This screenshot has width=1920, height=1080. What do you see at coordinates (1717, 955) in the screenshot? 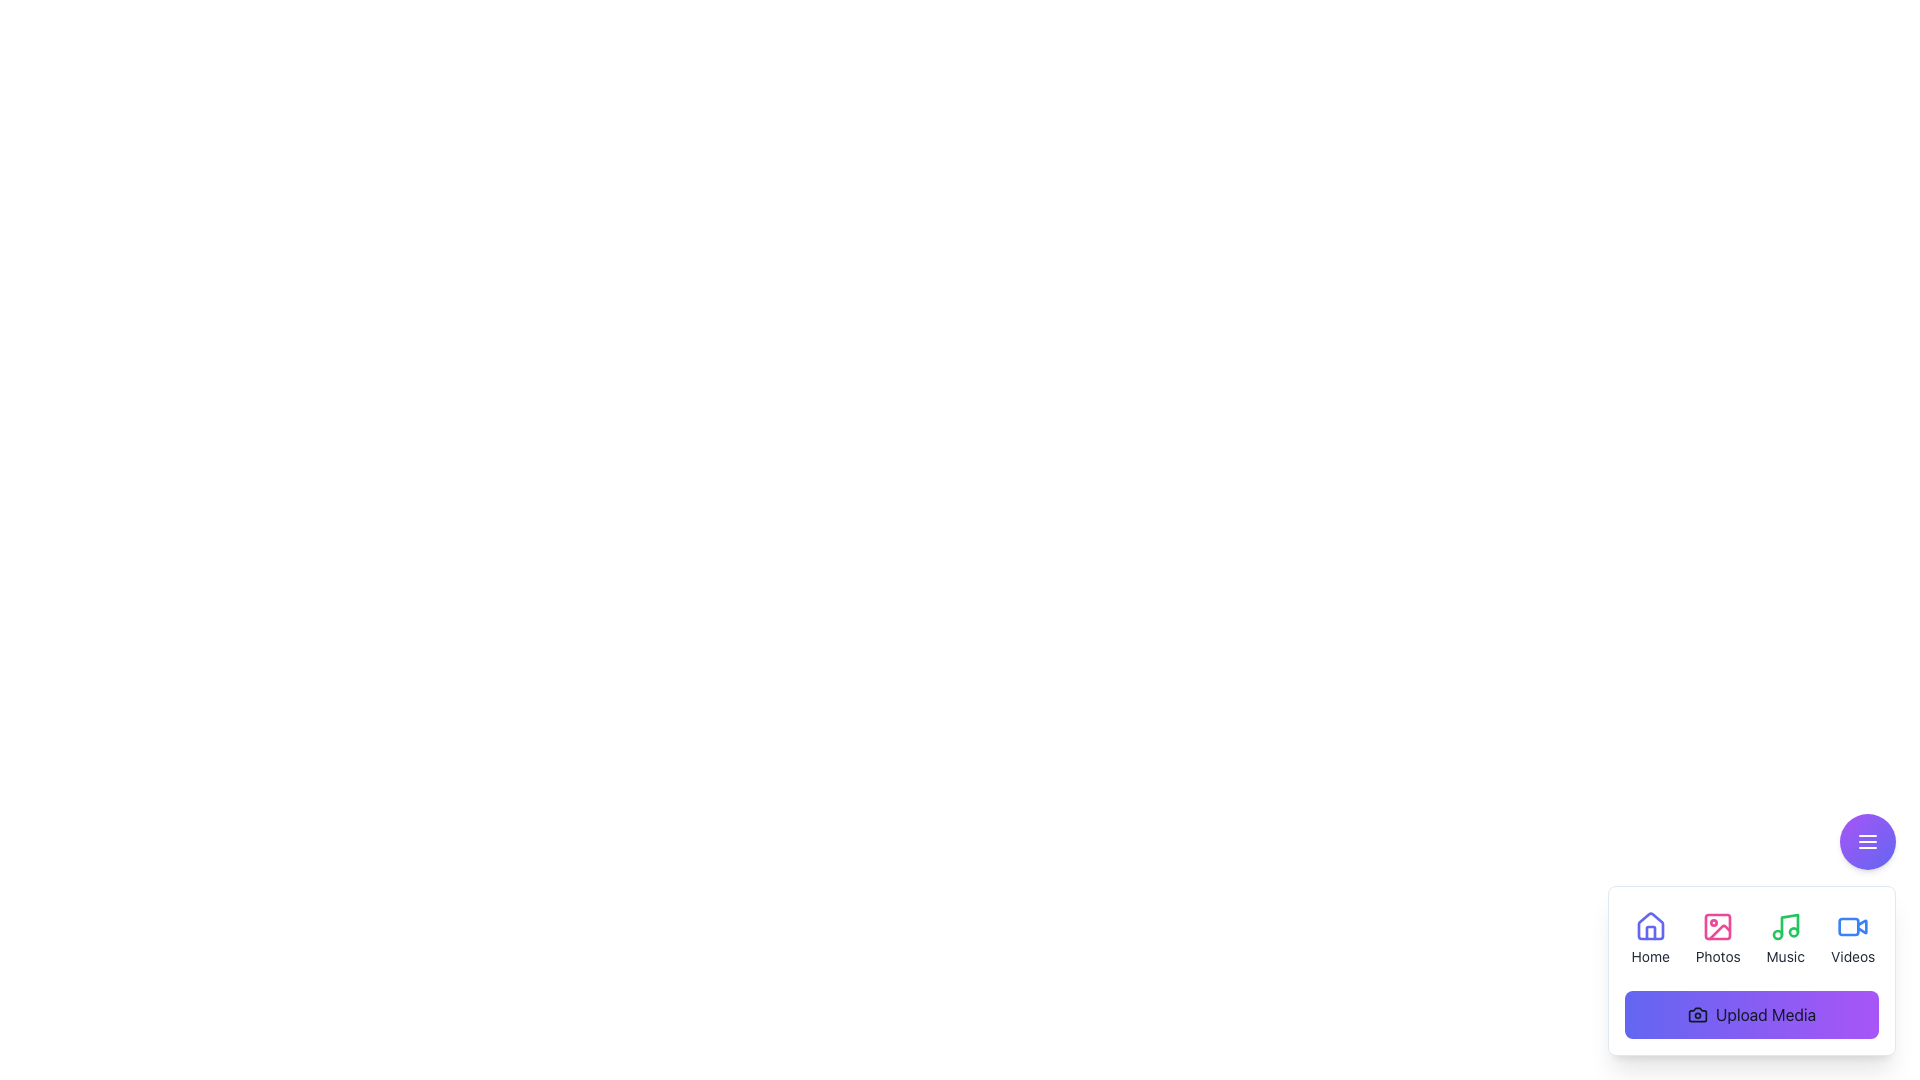
I see `text label that displays the word 'Photos', which is styled with dark text color and positioned directly below the pink-colored photo frame icon` at bounding box center [1717, 955].